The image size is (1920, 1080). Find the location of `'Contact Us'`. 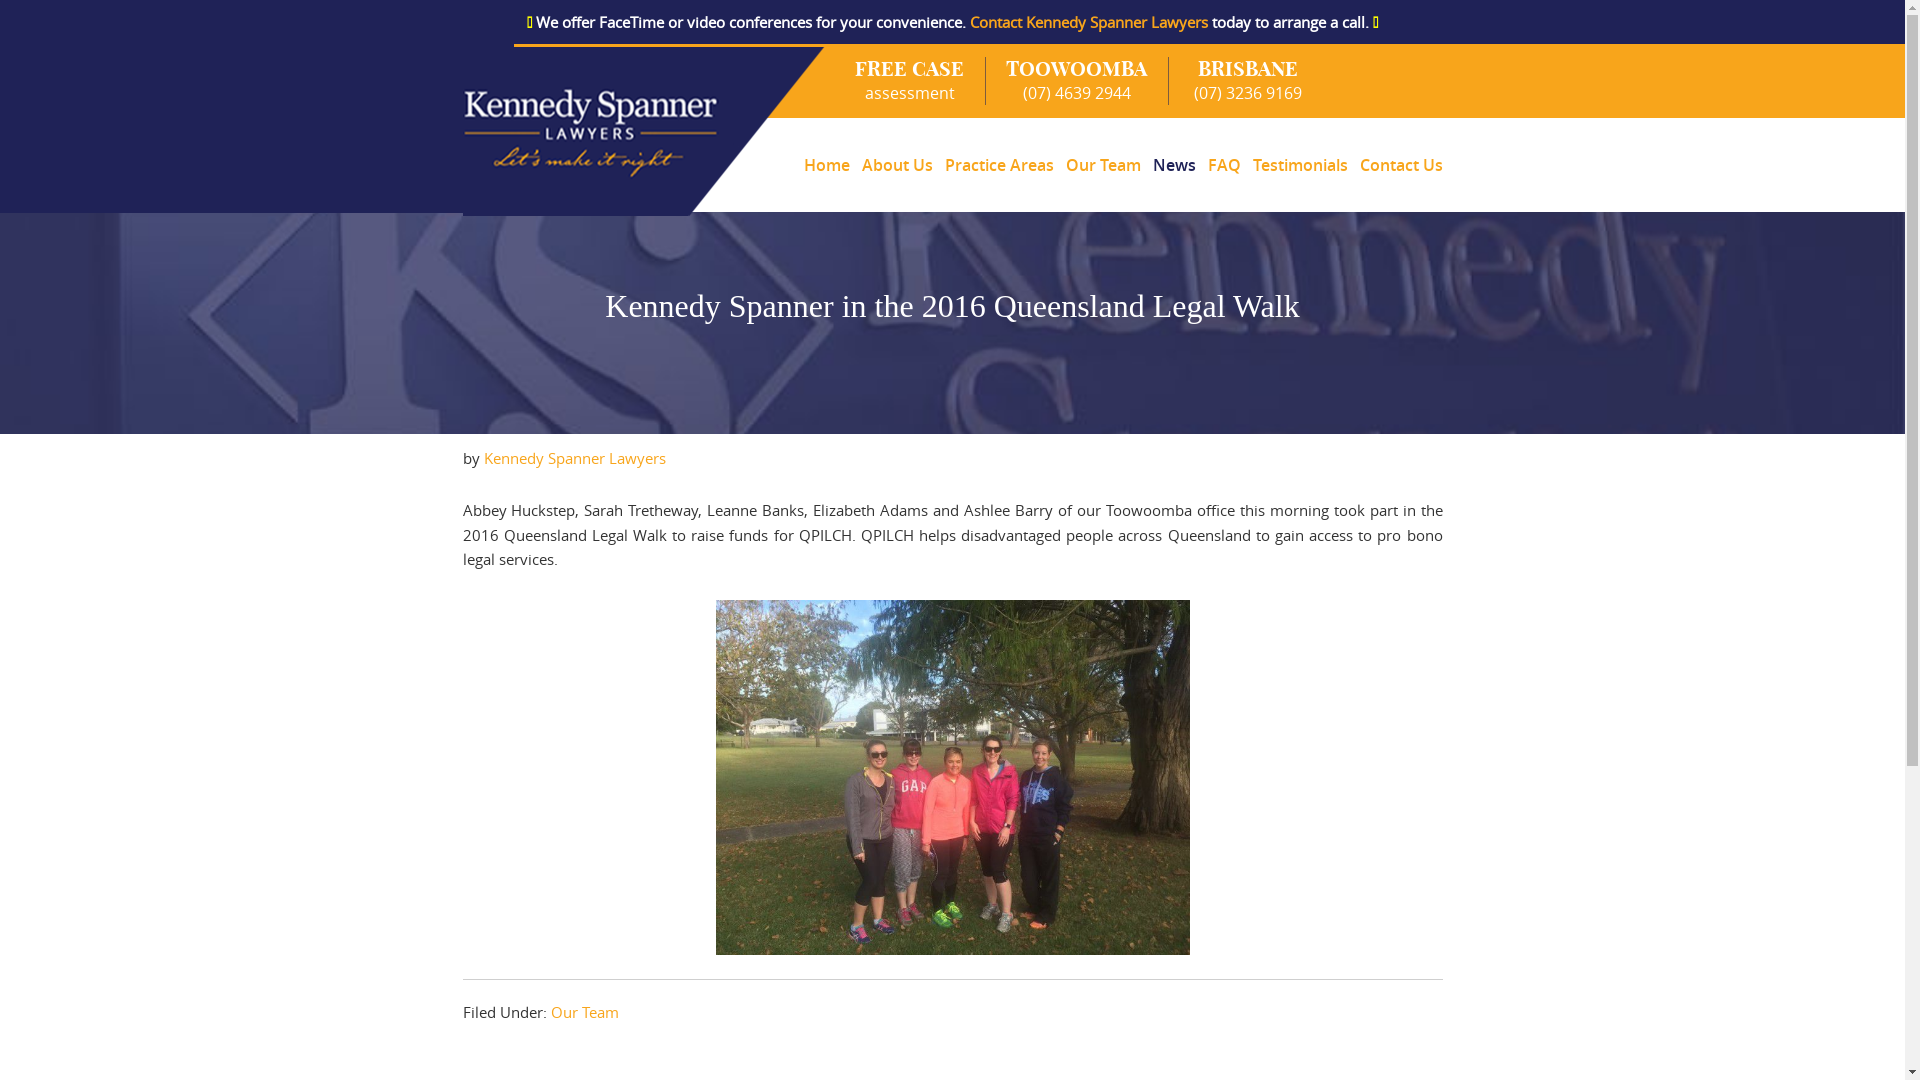

'Contact Us' is located at coordinates (1397, 164).